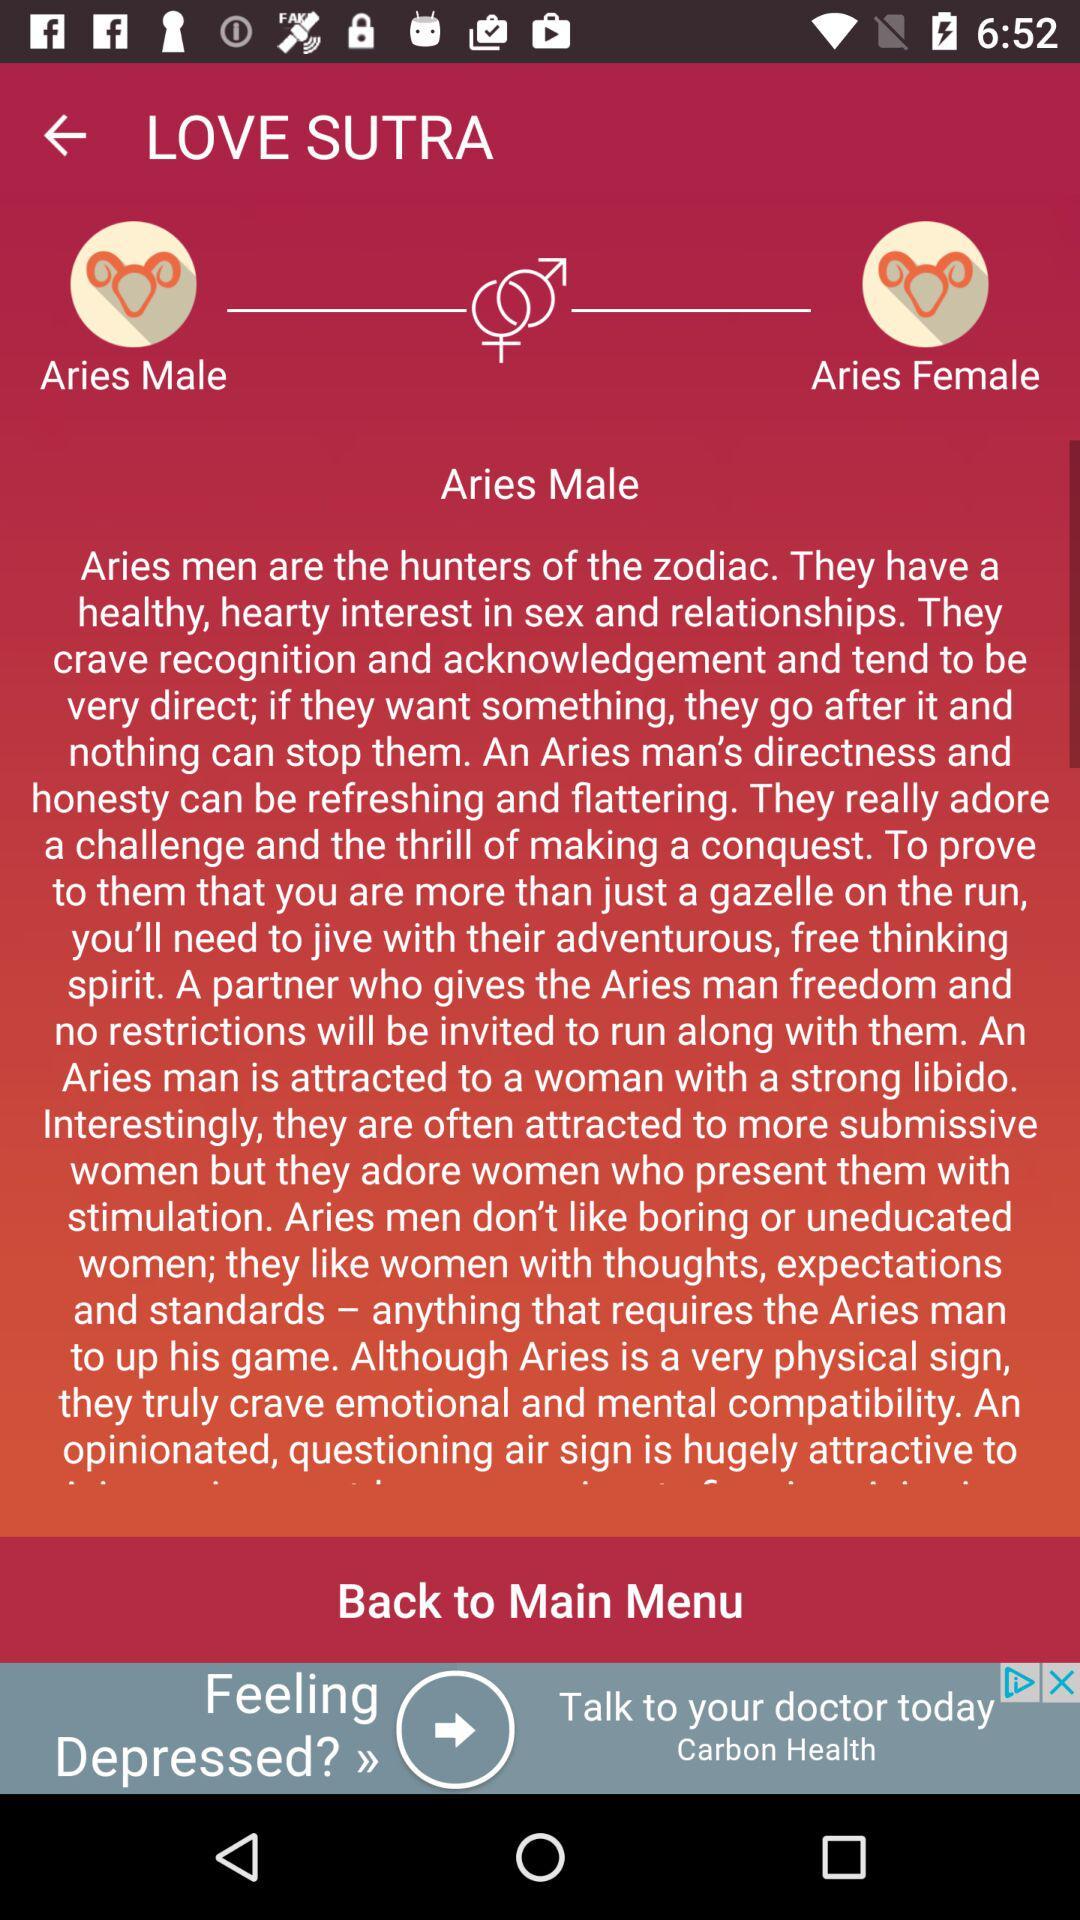 The height and width of the screenshot is (1920, 1080). Describe the element at coordinates (63, 134) in the screenshot. I see `the arrow_backward icon` at that location.